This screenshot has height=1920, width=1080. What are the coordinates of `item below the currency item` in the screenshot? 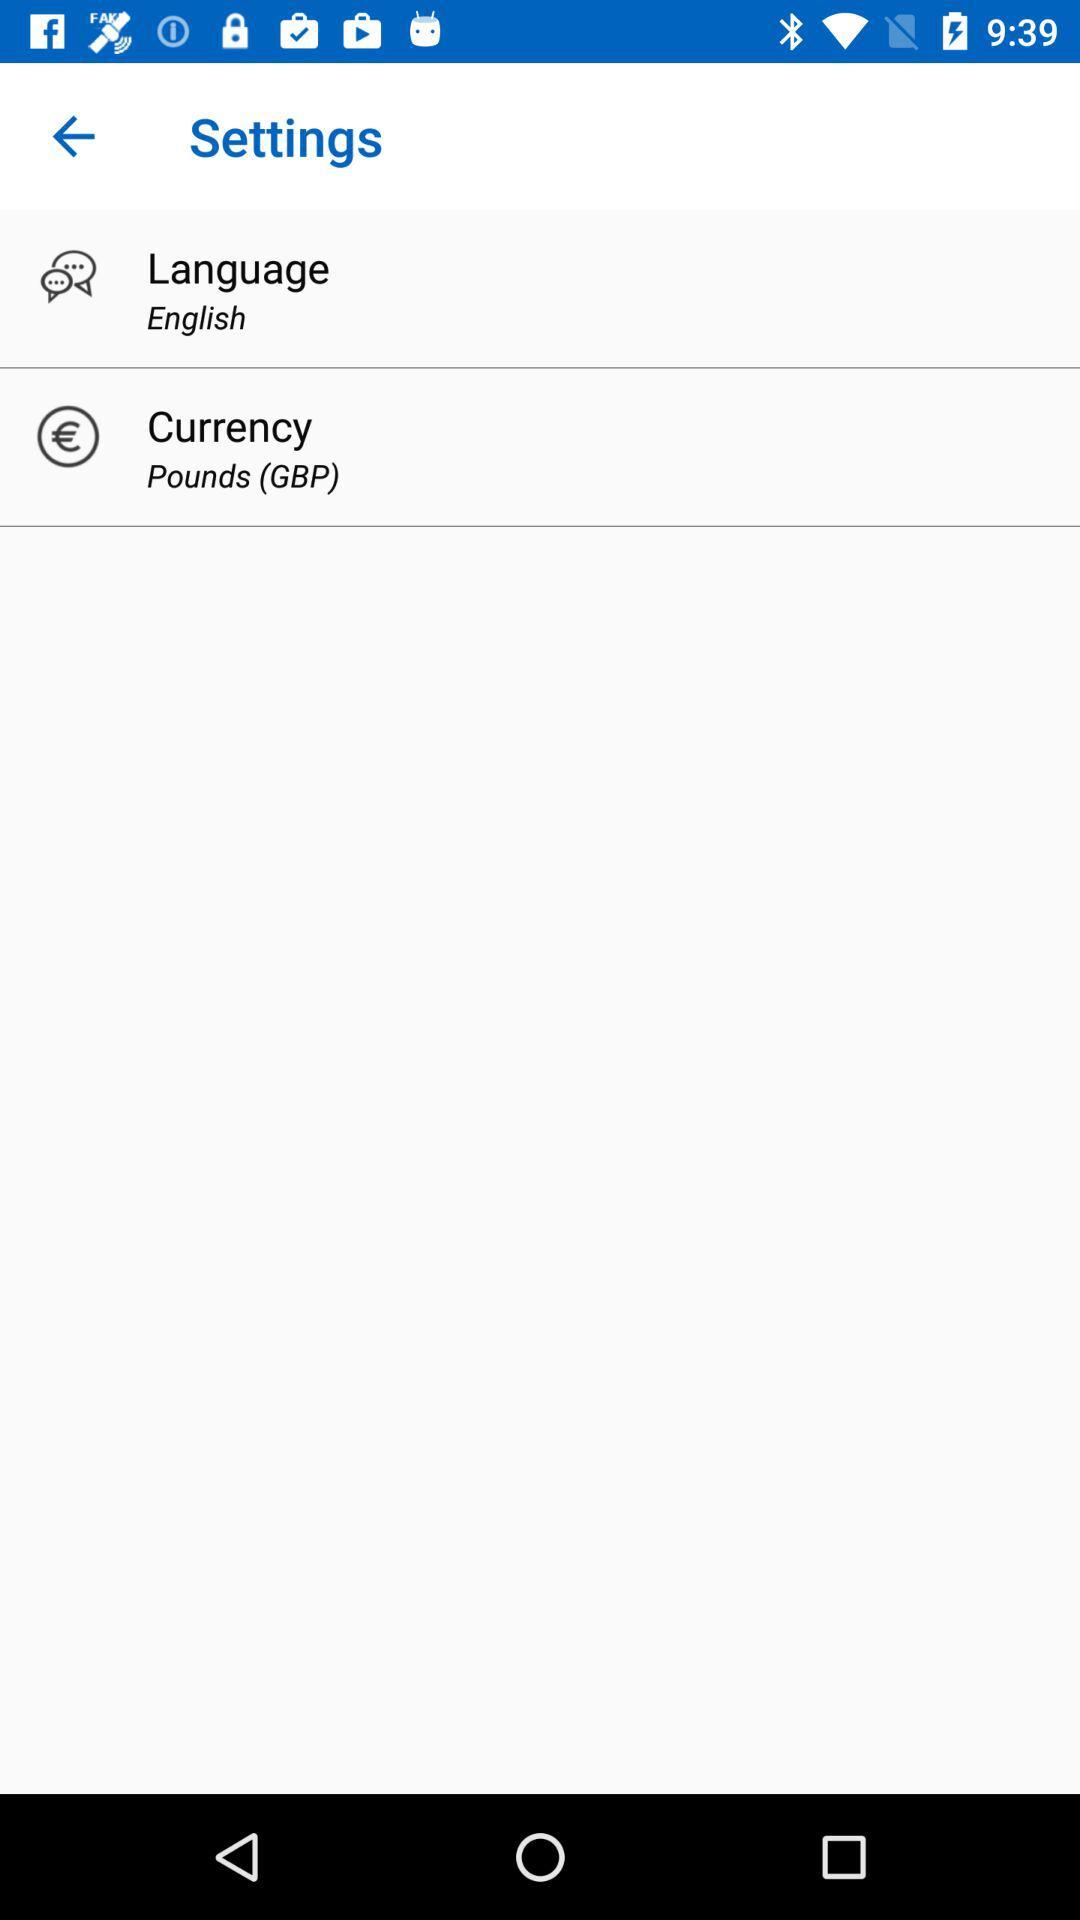 It's located at (242, 474).